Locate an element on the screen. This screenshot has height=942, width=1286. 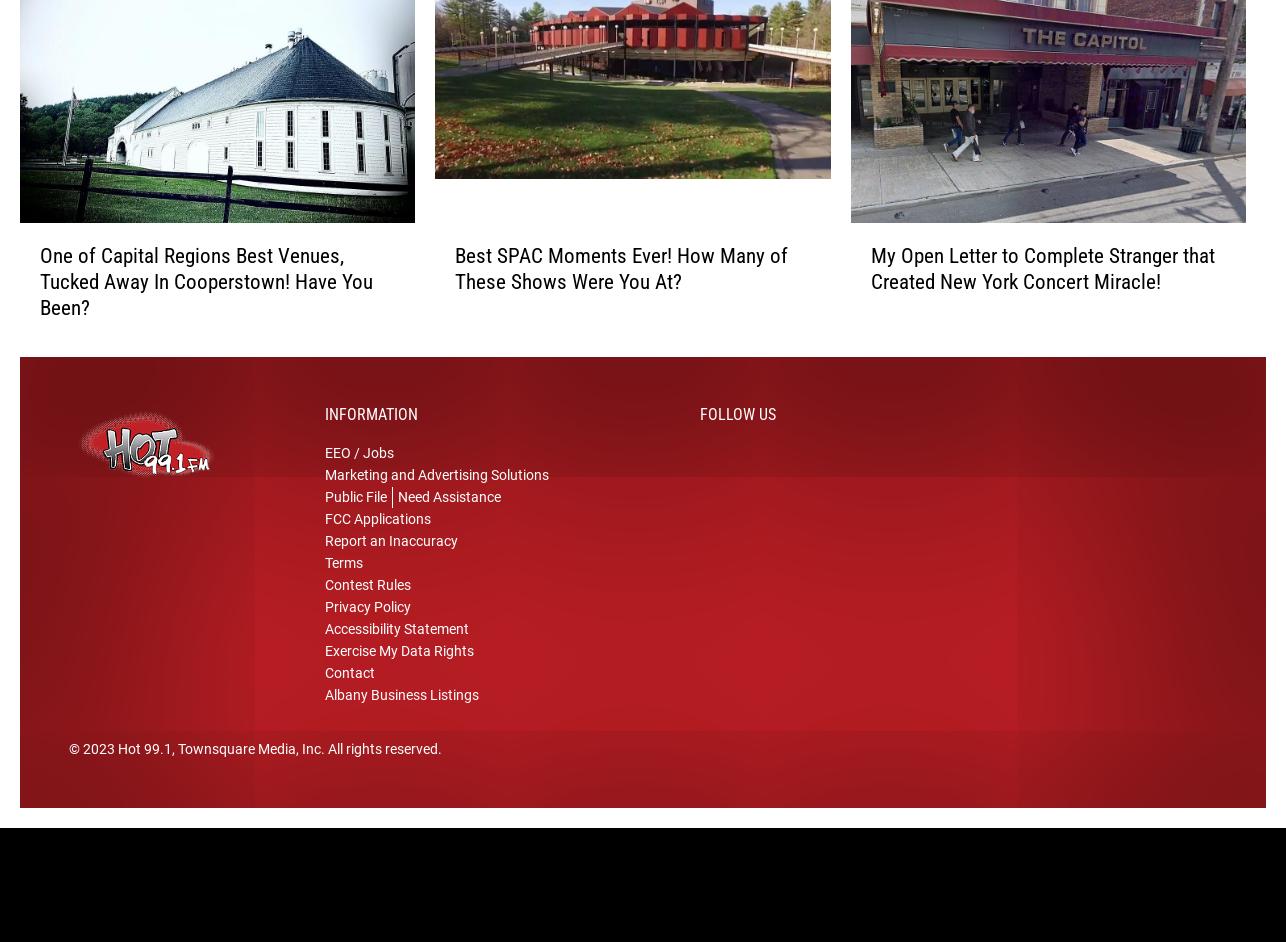
'Accessibility Statement' is located at coordinates (395, 653).